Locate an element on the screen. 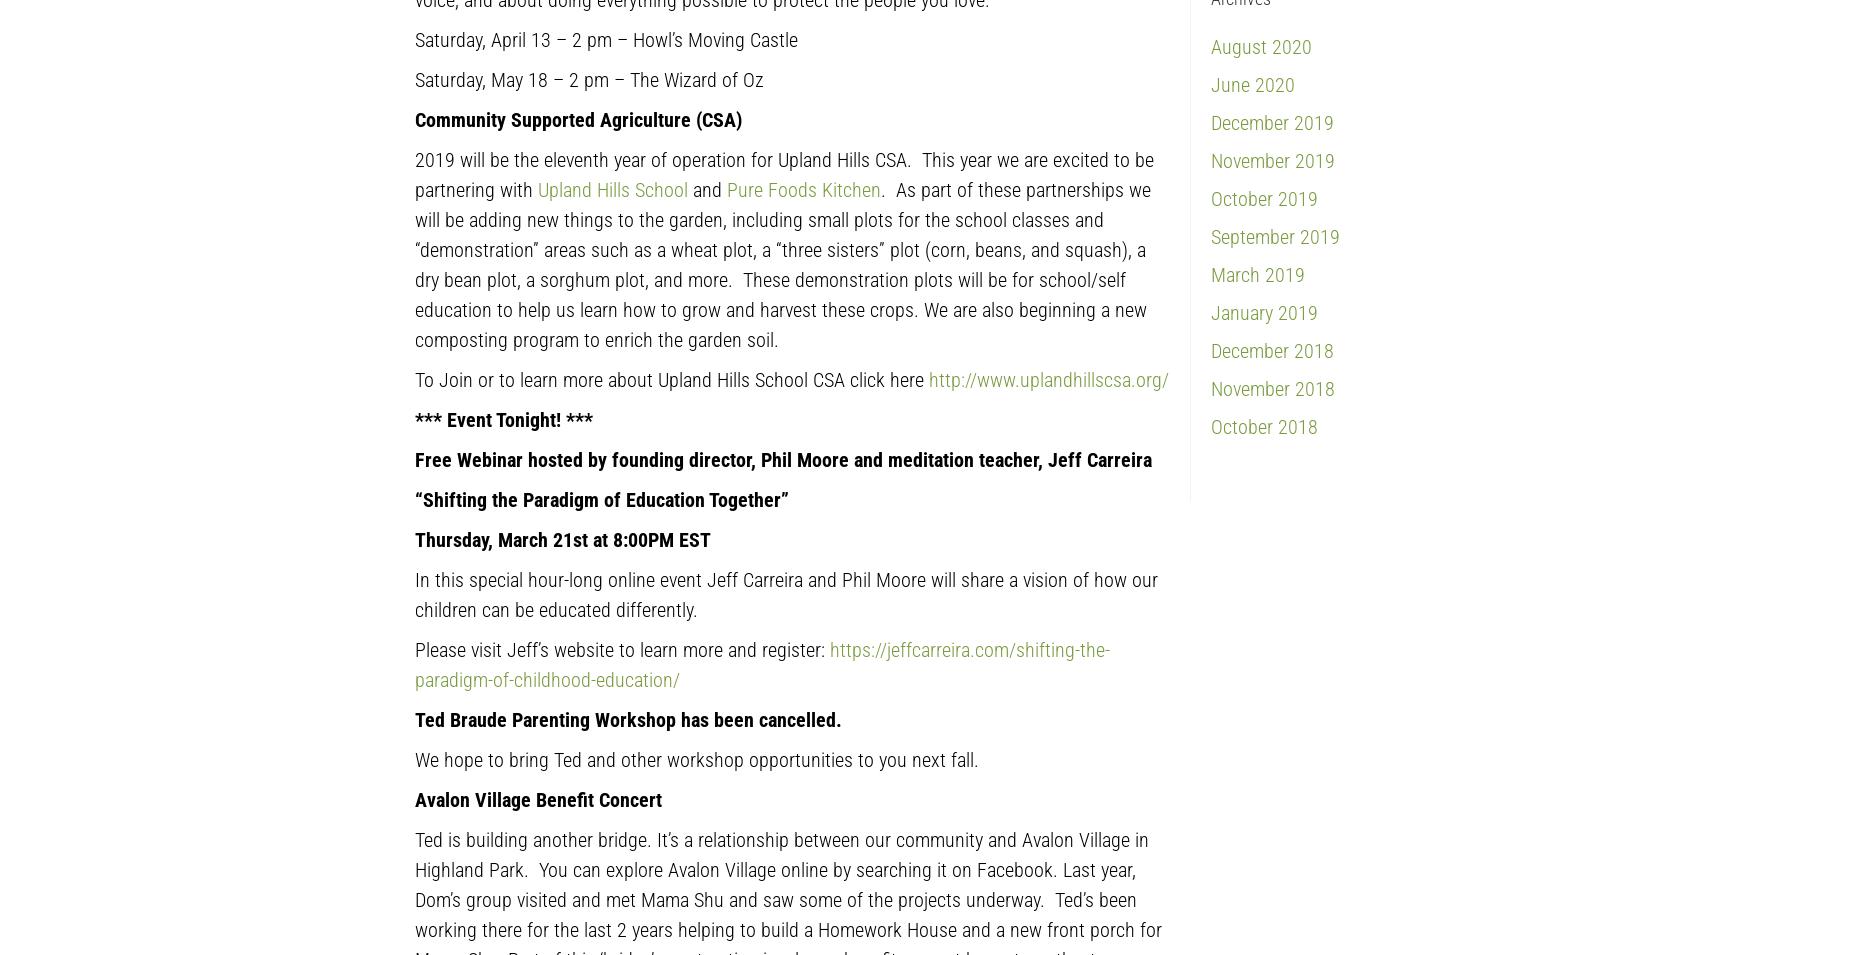 The width and height of the screenshot is (1850, 955). '*** Event Tonight! ***' is located at coordinates (503, 417).